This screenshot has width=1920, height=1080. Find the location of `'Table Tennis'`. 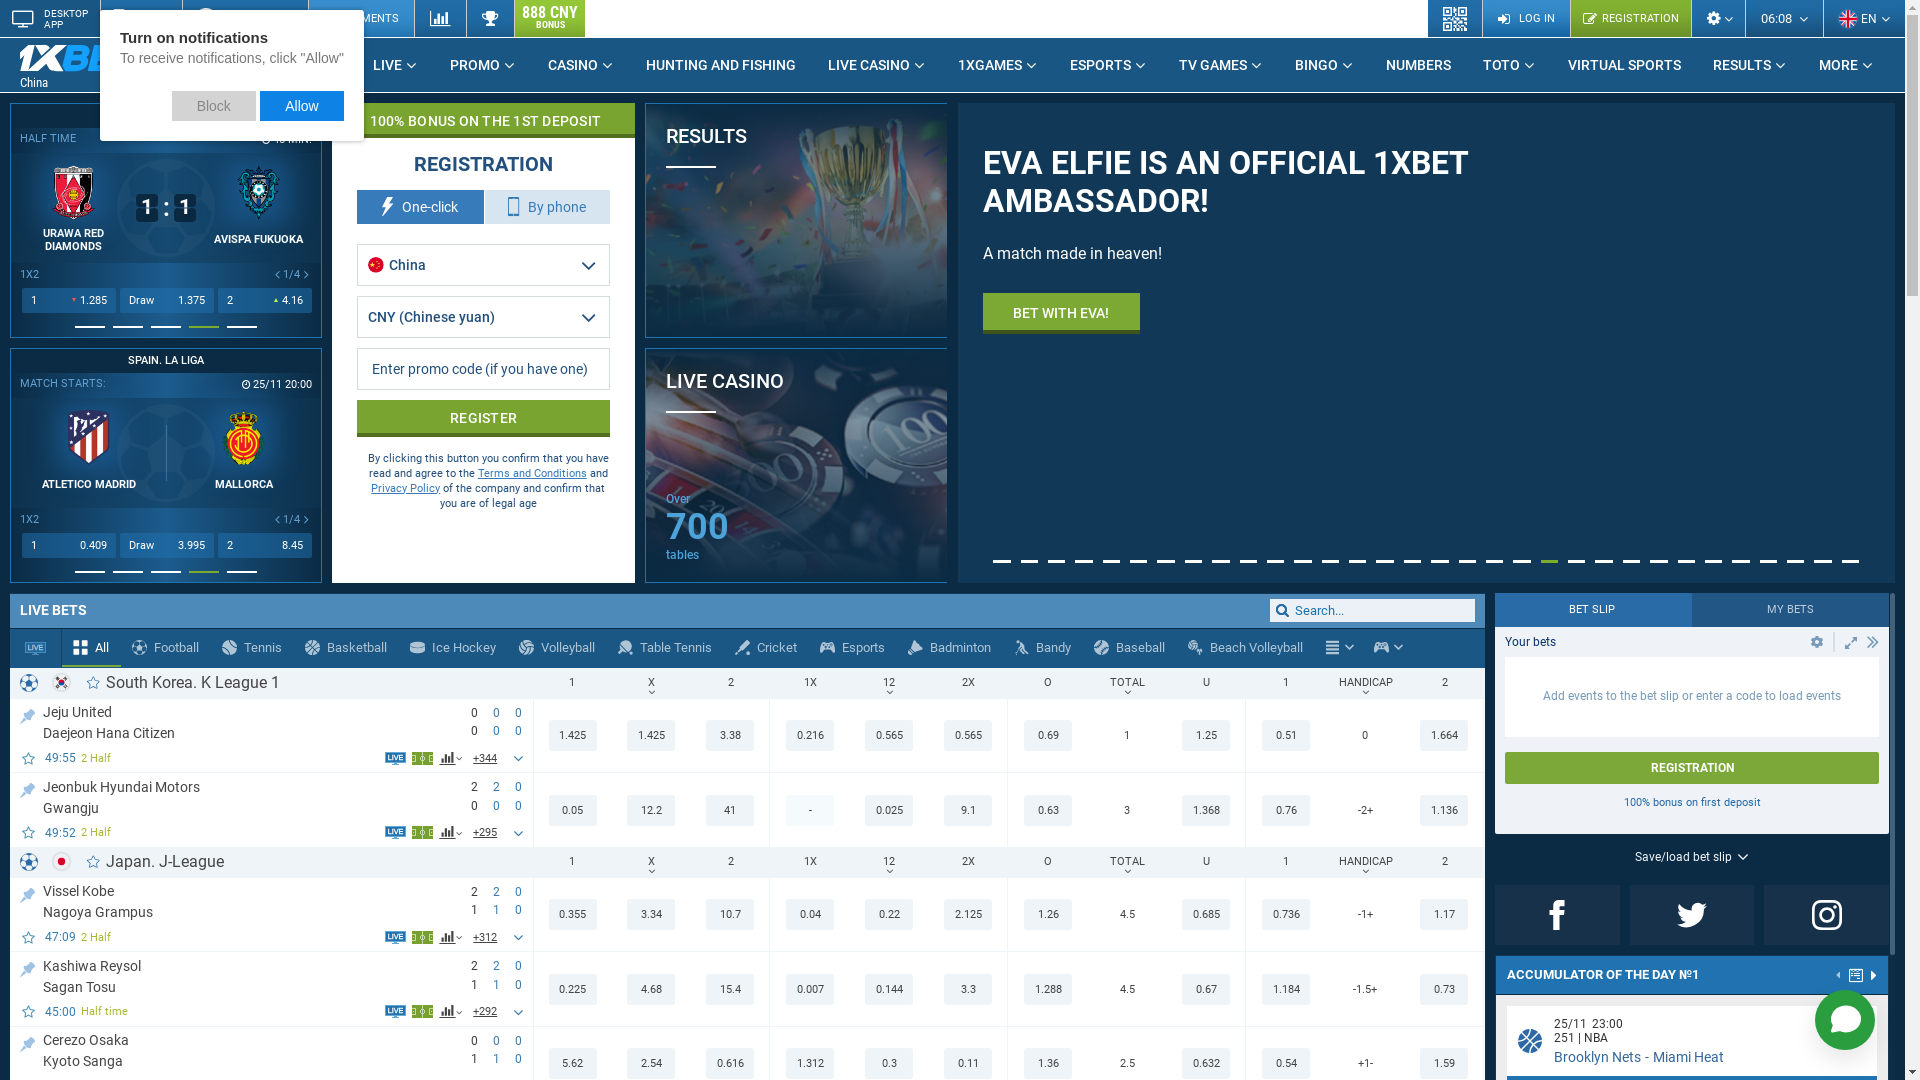

'Table Tennis' is located at coordinates (665, 648).